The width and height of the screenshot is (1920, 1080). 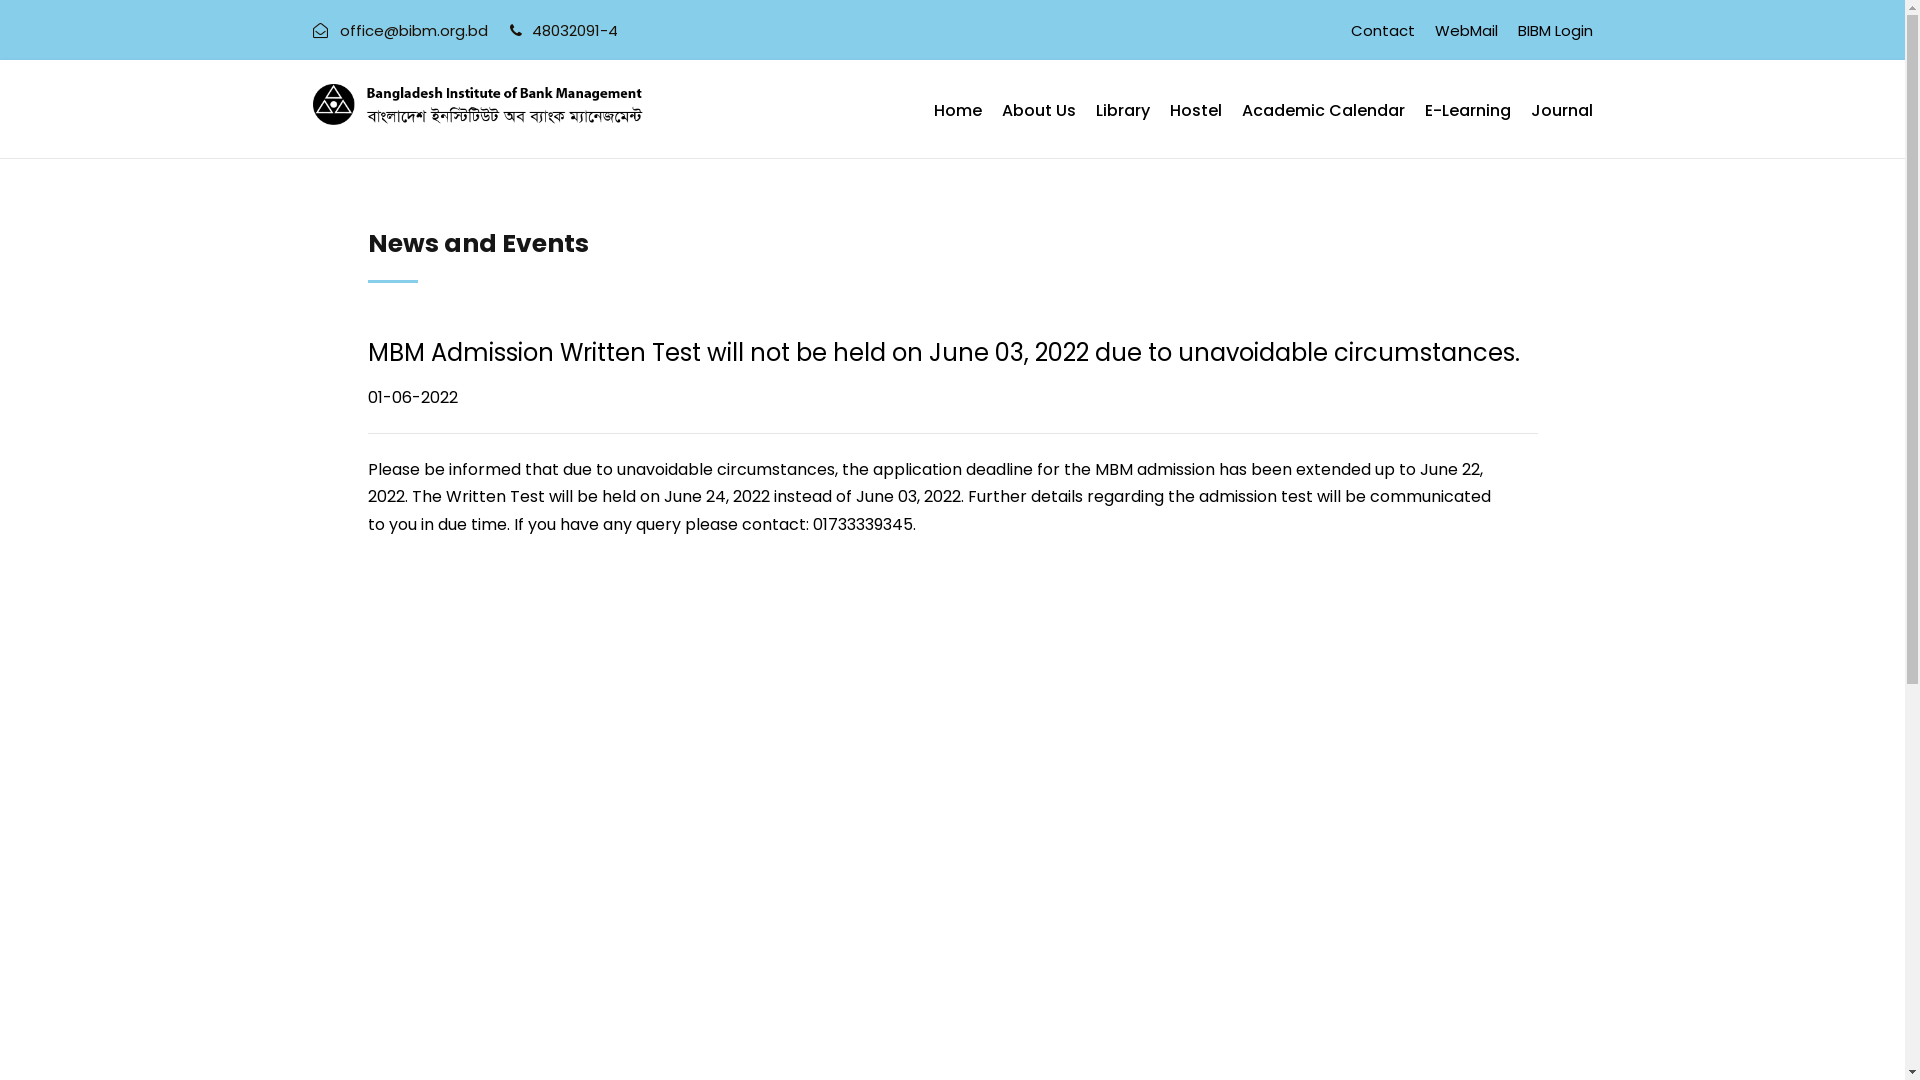 What do you see at coordinates (1467, 127) in the screenshot?
I see `'E-Learning'` at bounding box center [1467, 127].